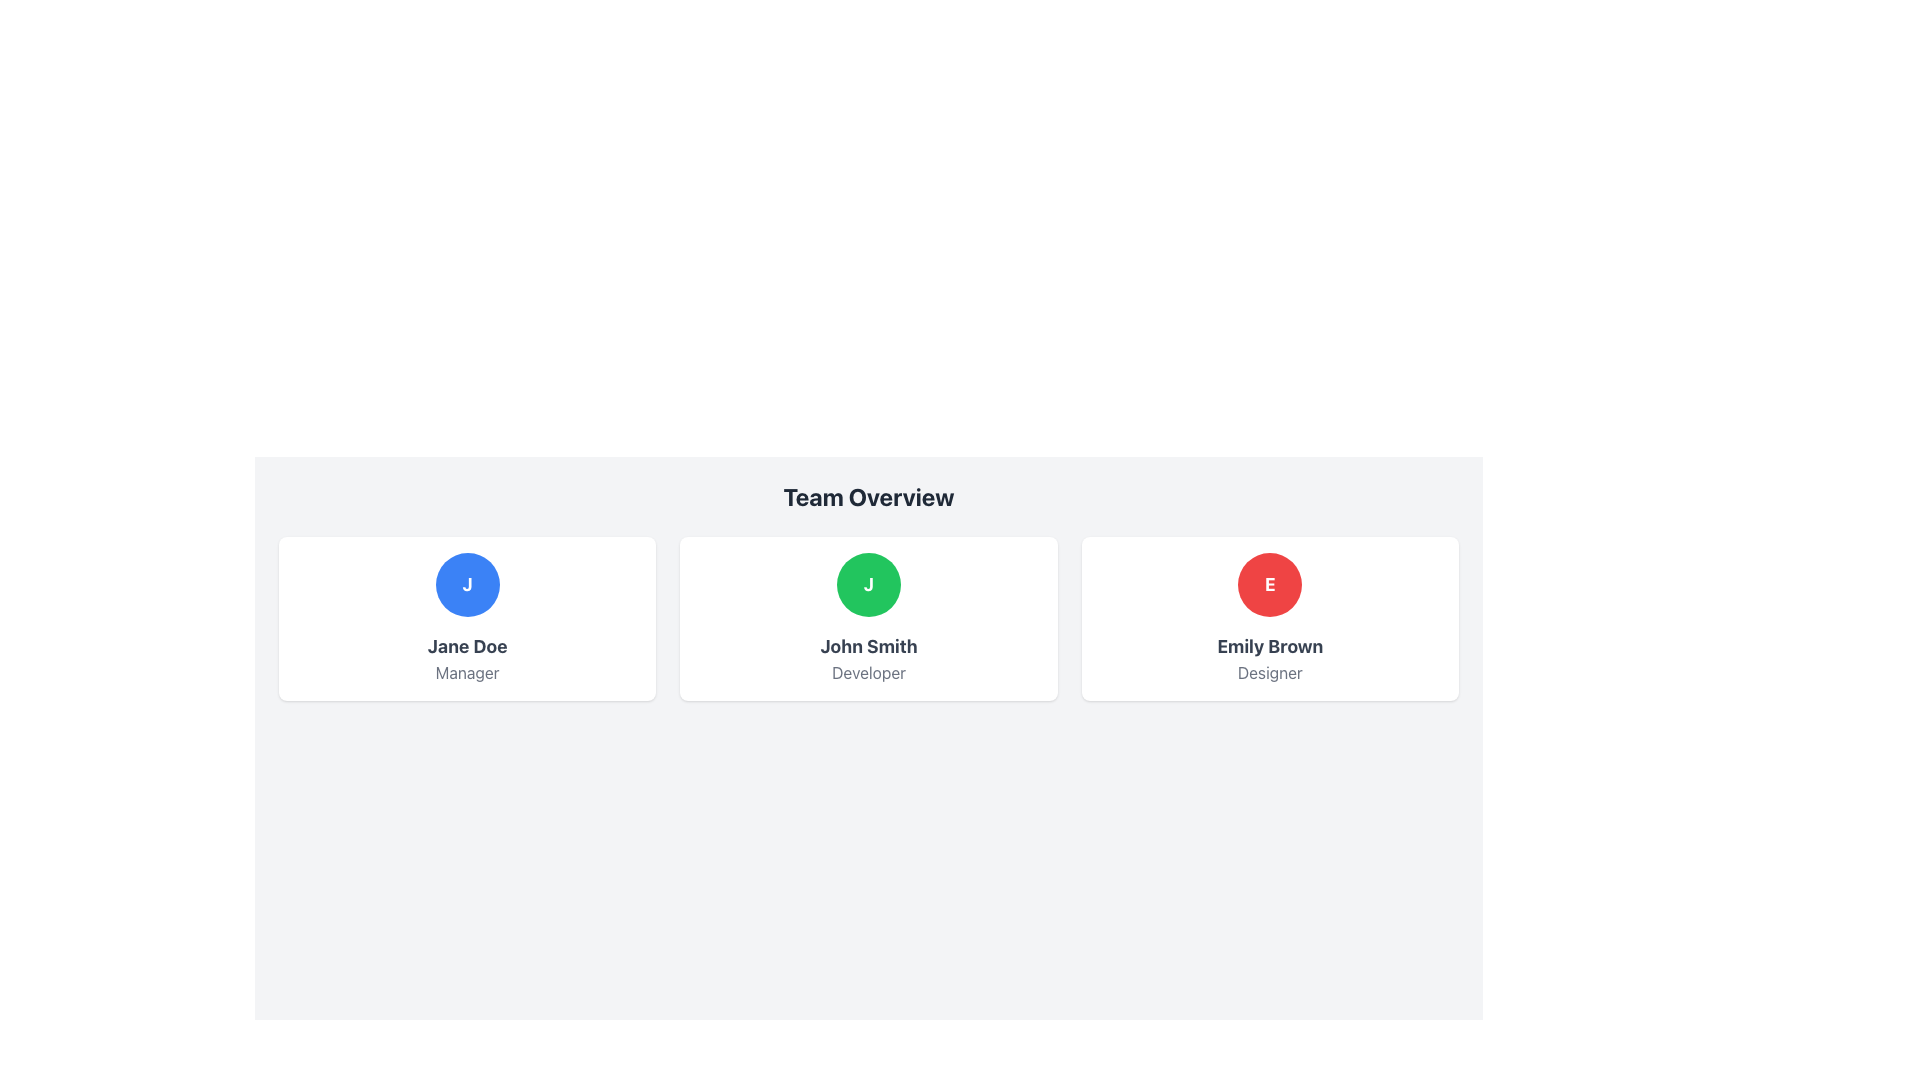 The width and height of the screenshot is (1920, 1080). I want to click on the gray-colored text label displaying 'Designer', which is positioned below the name 'Emily Brown' in the profile card, so click(1269, 672).